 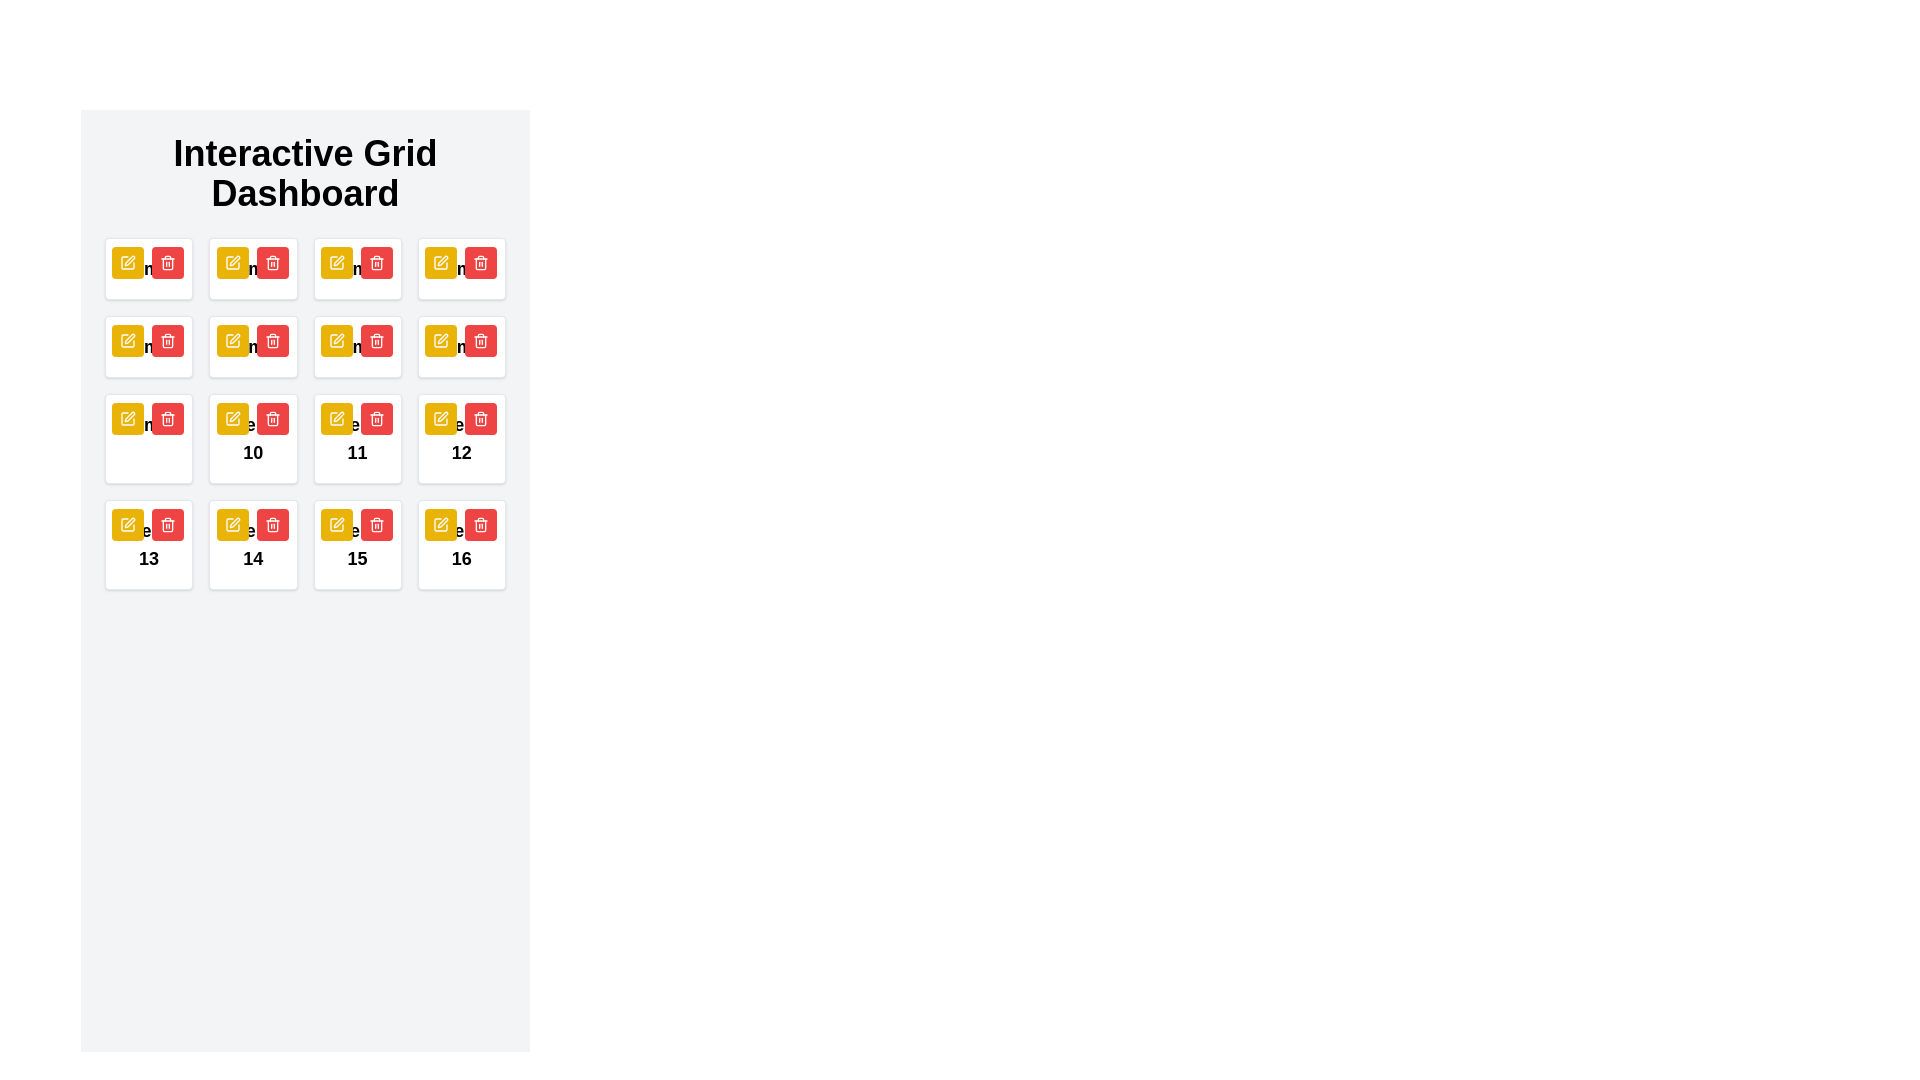 I want to click on the edit icon button, which is a small square with a stylized pen shape inside, located in the first row and first column of the 'Interactive Grid Dashboard', so click(x=336, y=339).